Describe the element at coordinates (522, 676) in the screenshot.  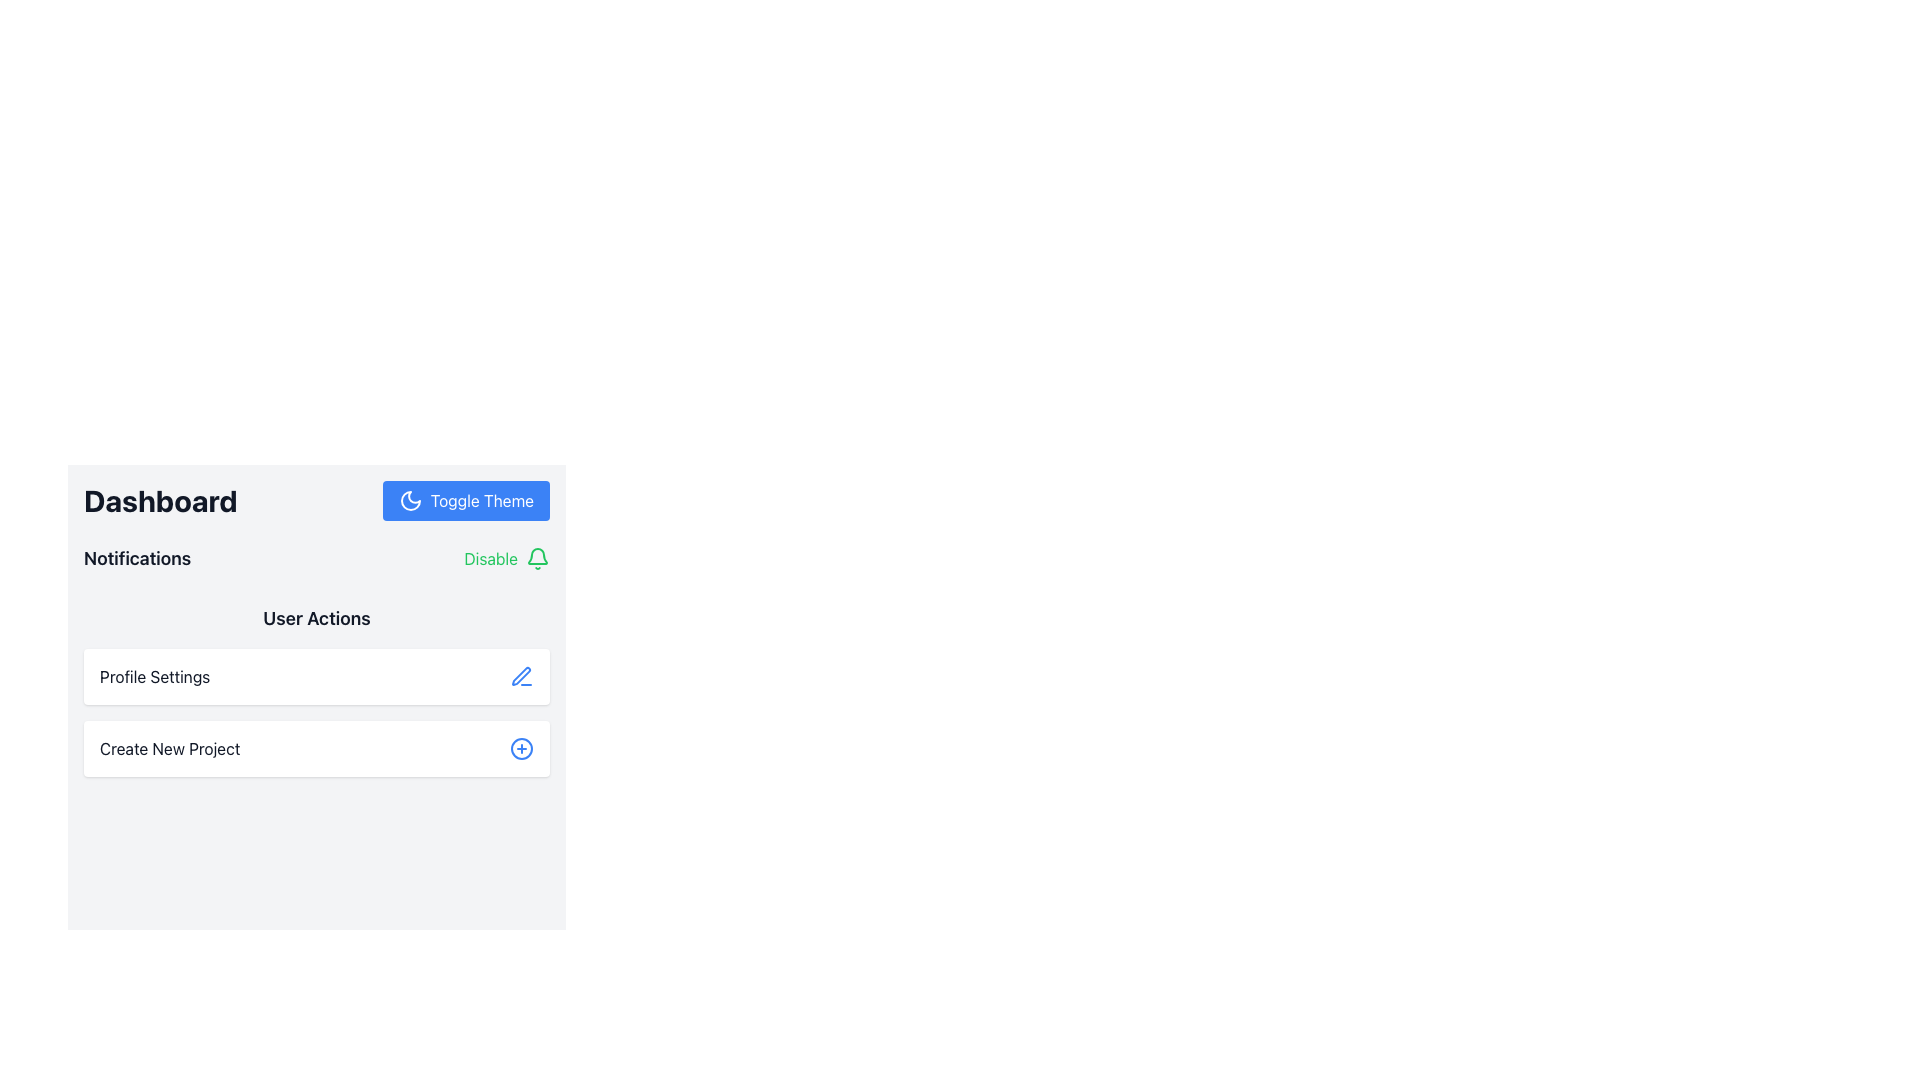
I see `the blue pen icon button located to the right of the 'Profile Settings' text in the 'User Actions' section of the Dashboard` at that location.